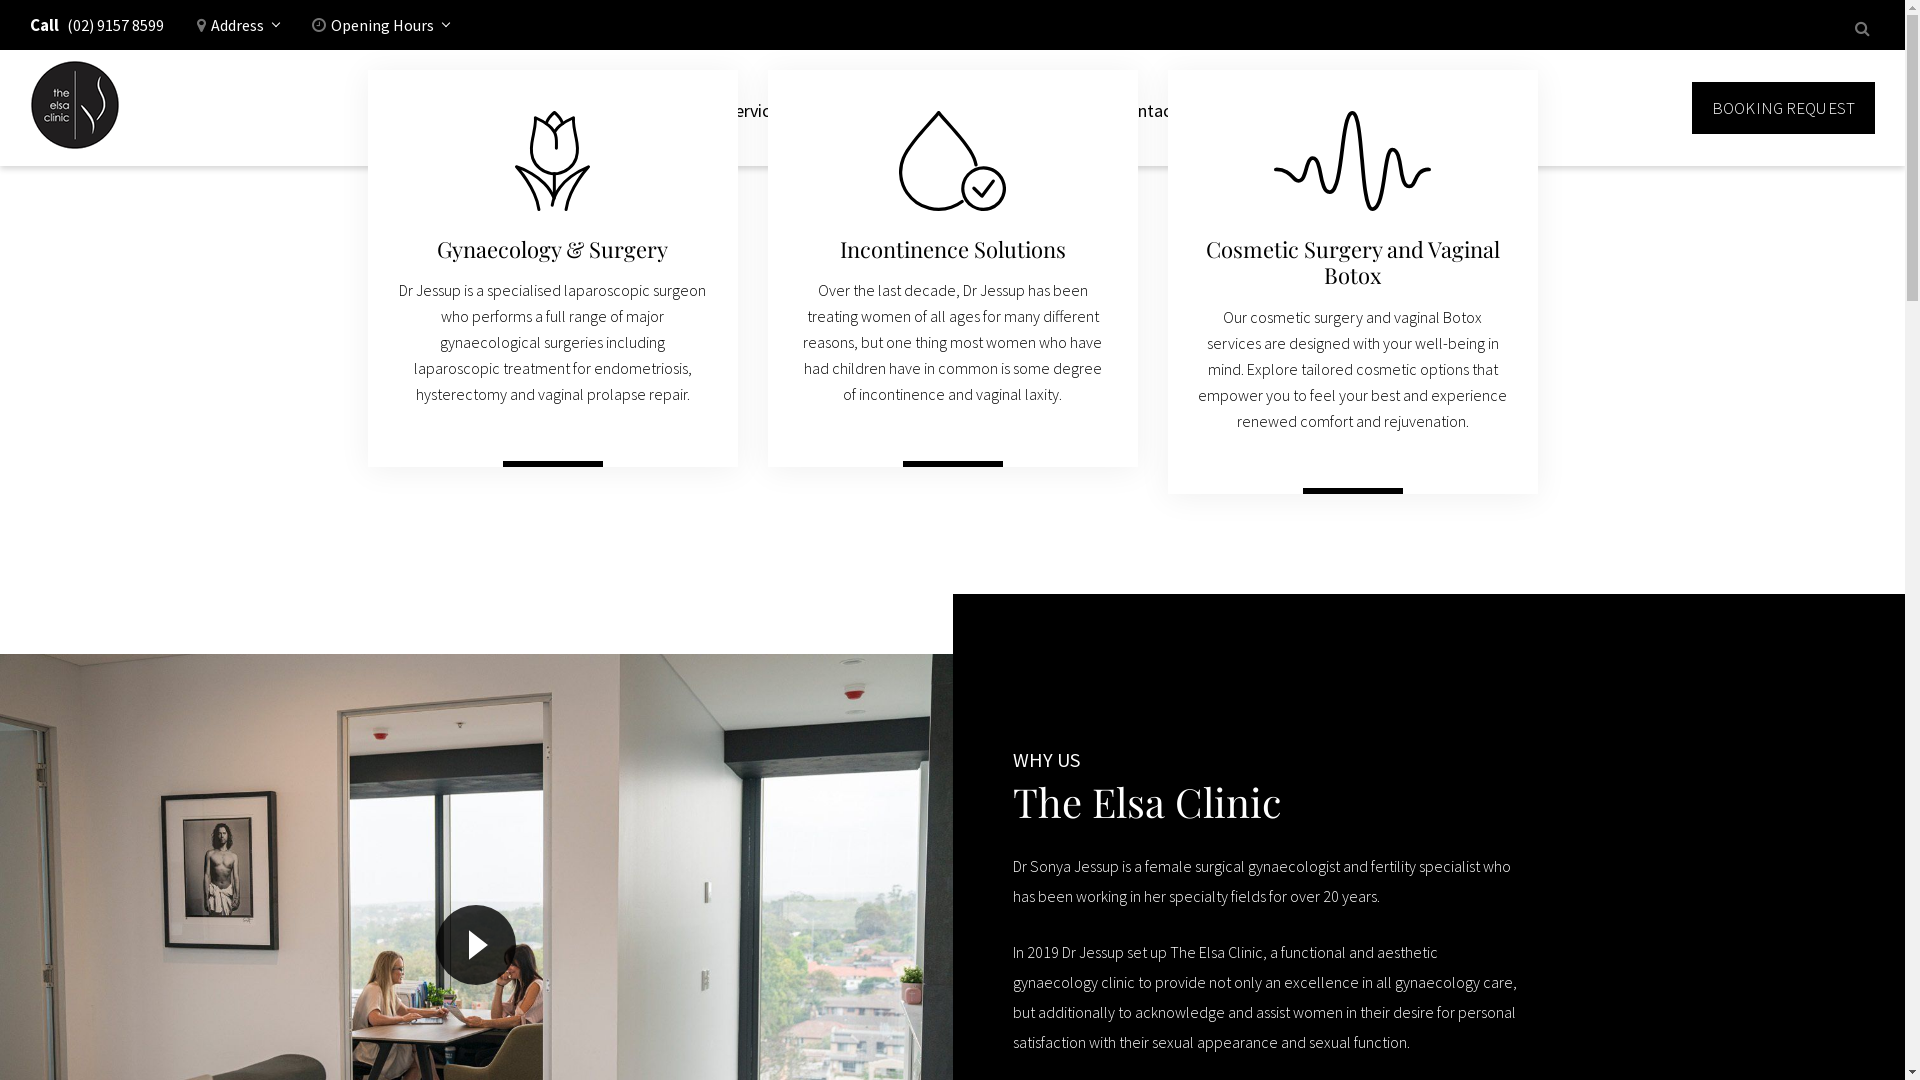 Image resolution: width=1920 pixels, height=1080 pixels. Describe the element at coordinates (715, 108) in the screenshot. I see `'Services'` at that location.